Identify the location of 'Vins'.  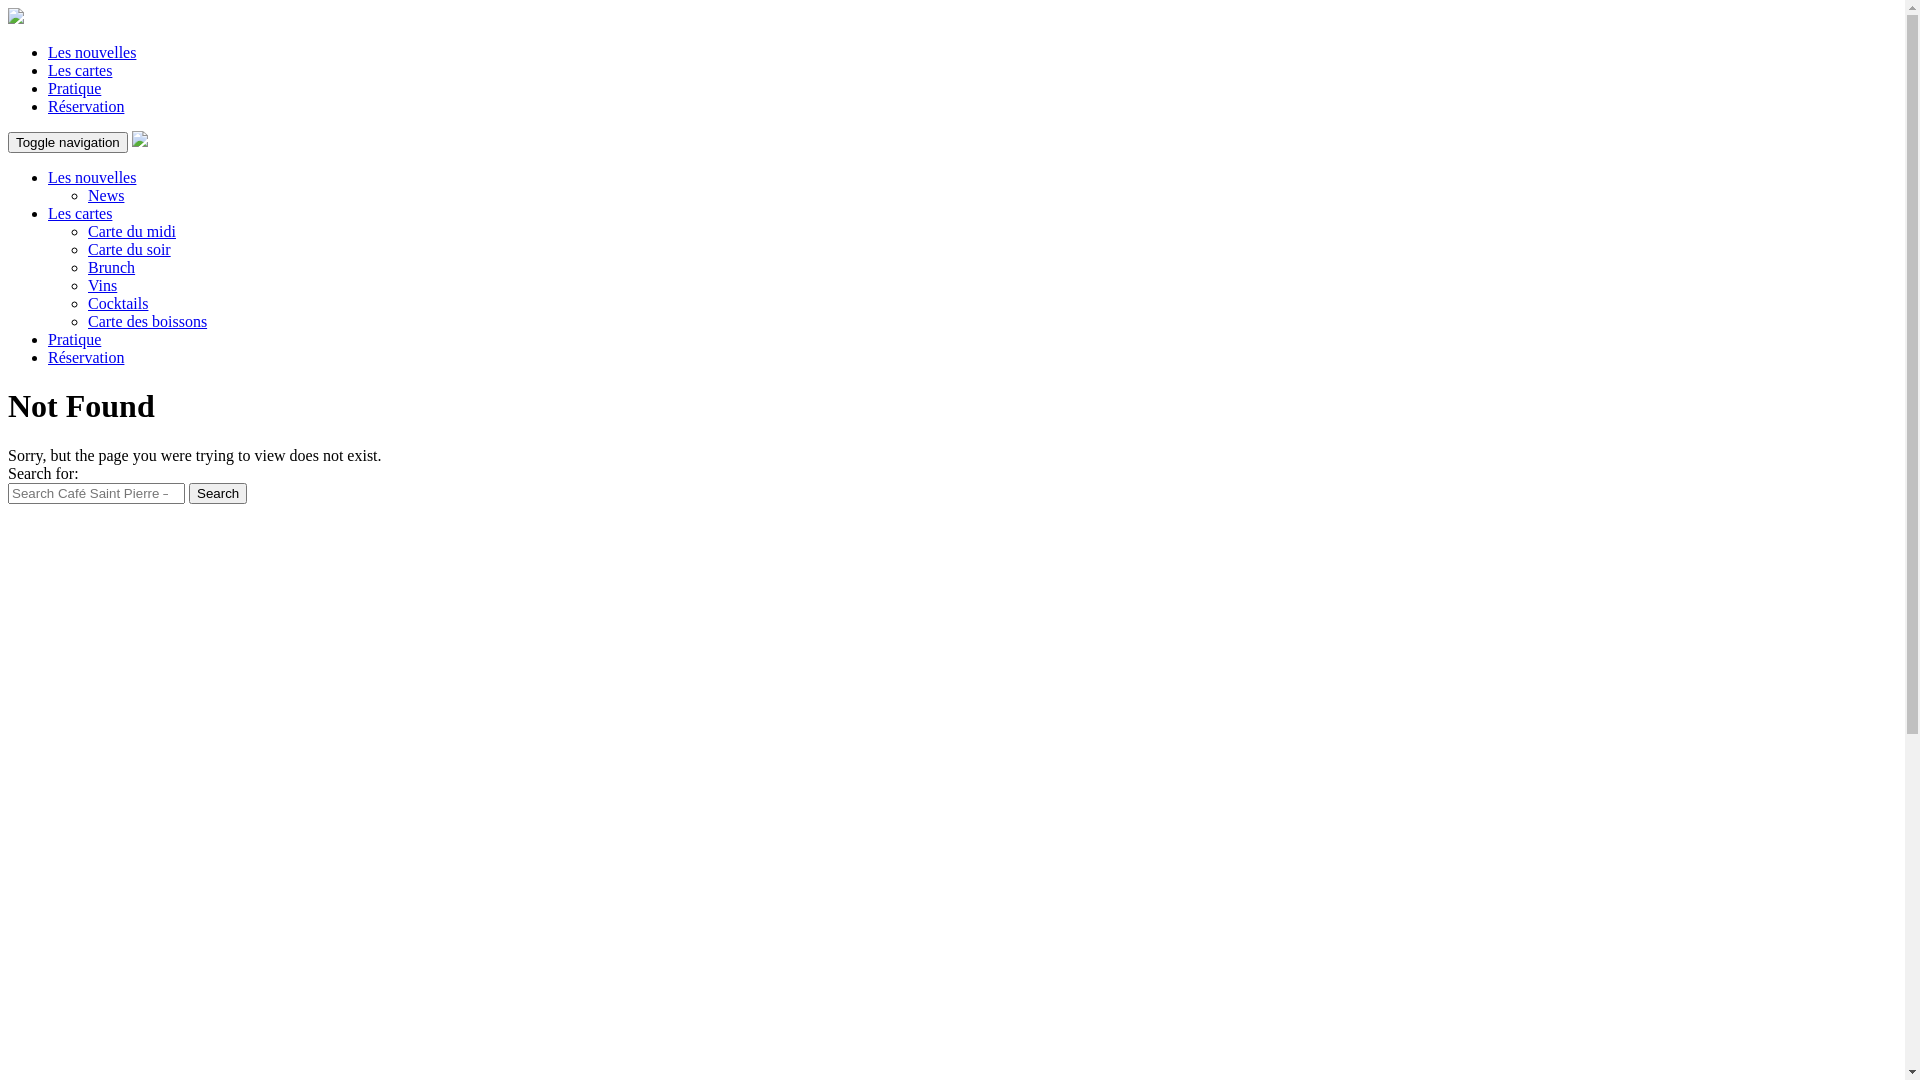
(101, 285).